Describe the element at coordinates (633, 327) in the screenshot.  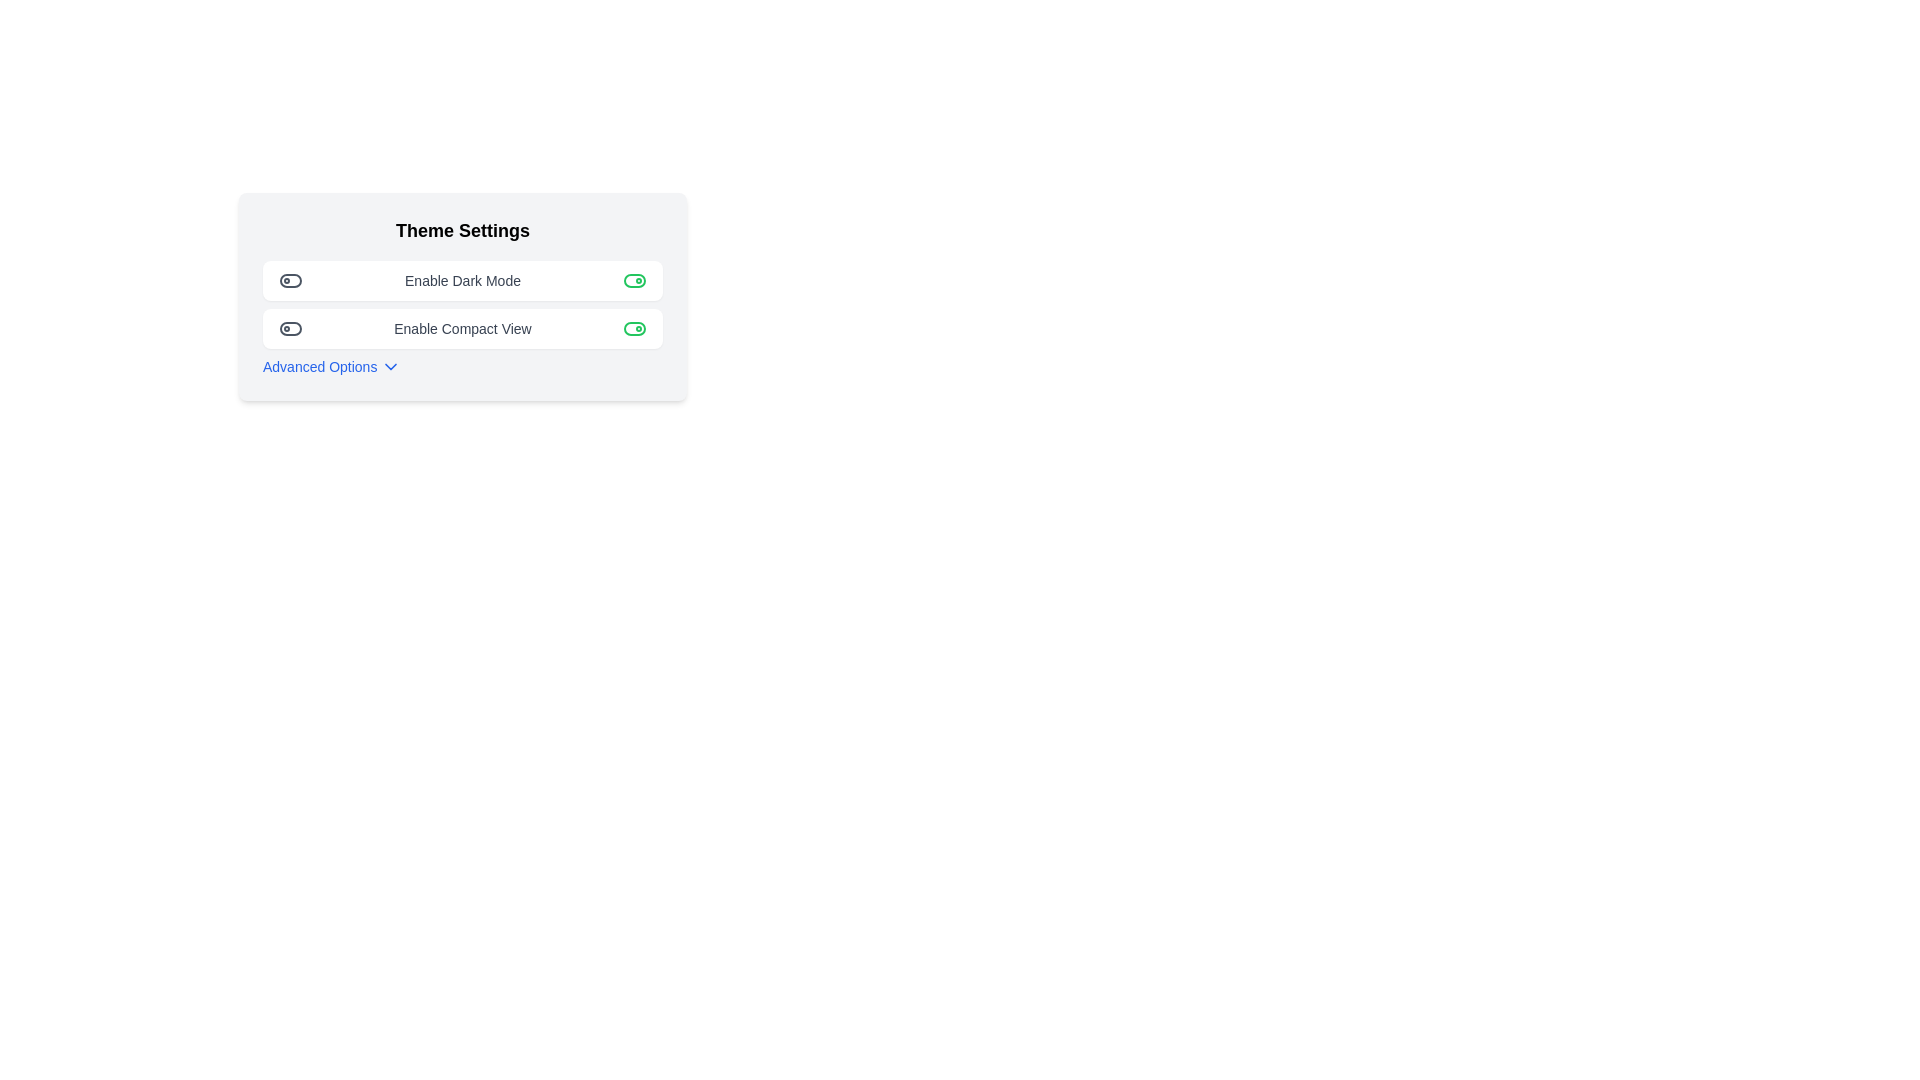
I see `the background frame of the toggle switch for the 'Enable Compact View' option in the 'Theme Settings' panel, which is a rectangular shape with rounded edges located at the center of the toggle control` at that location.